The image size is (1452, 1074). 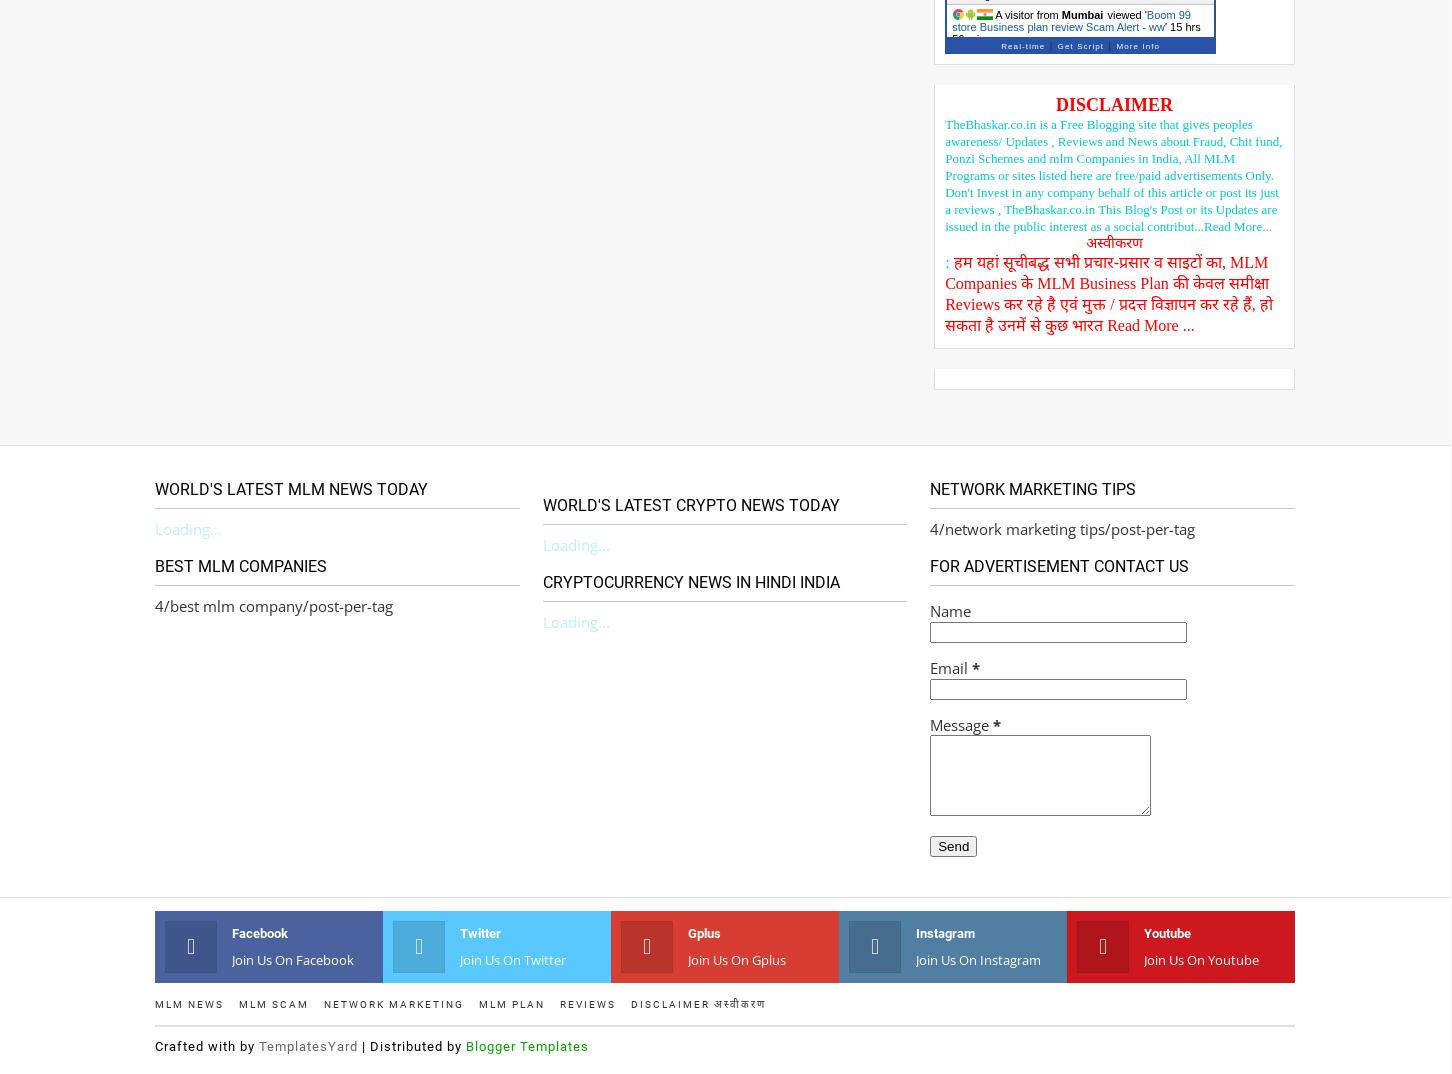 What do you see at coordinates (465, 1045) in the screenshot?
I see `'Blogger Templates'` at bounding box center [465, 1045].